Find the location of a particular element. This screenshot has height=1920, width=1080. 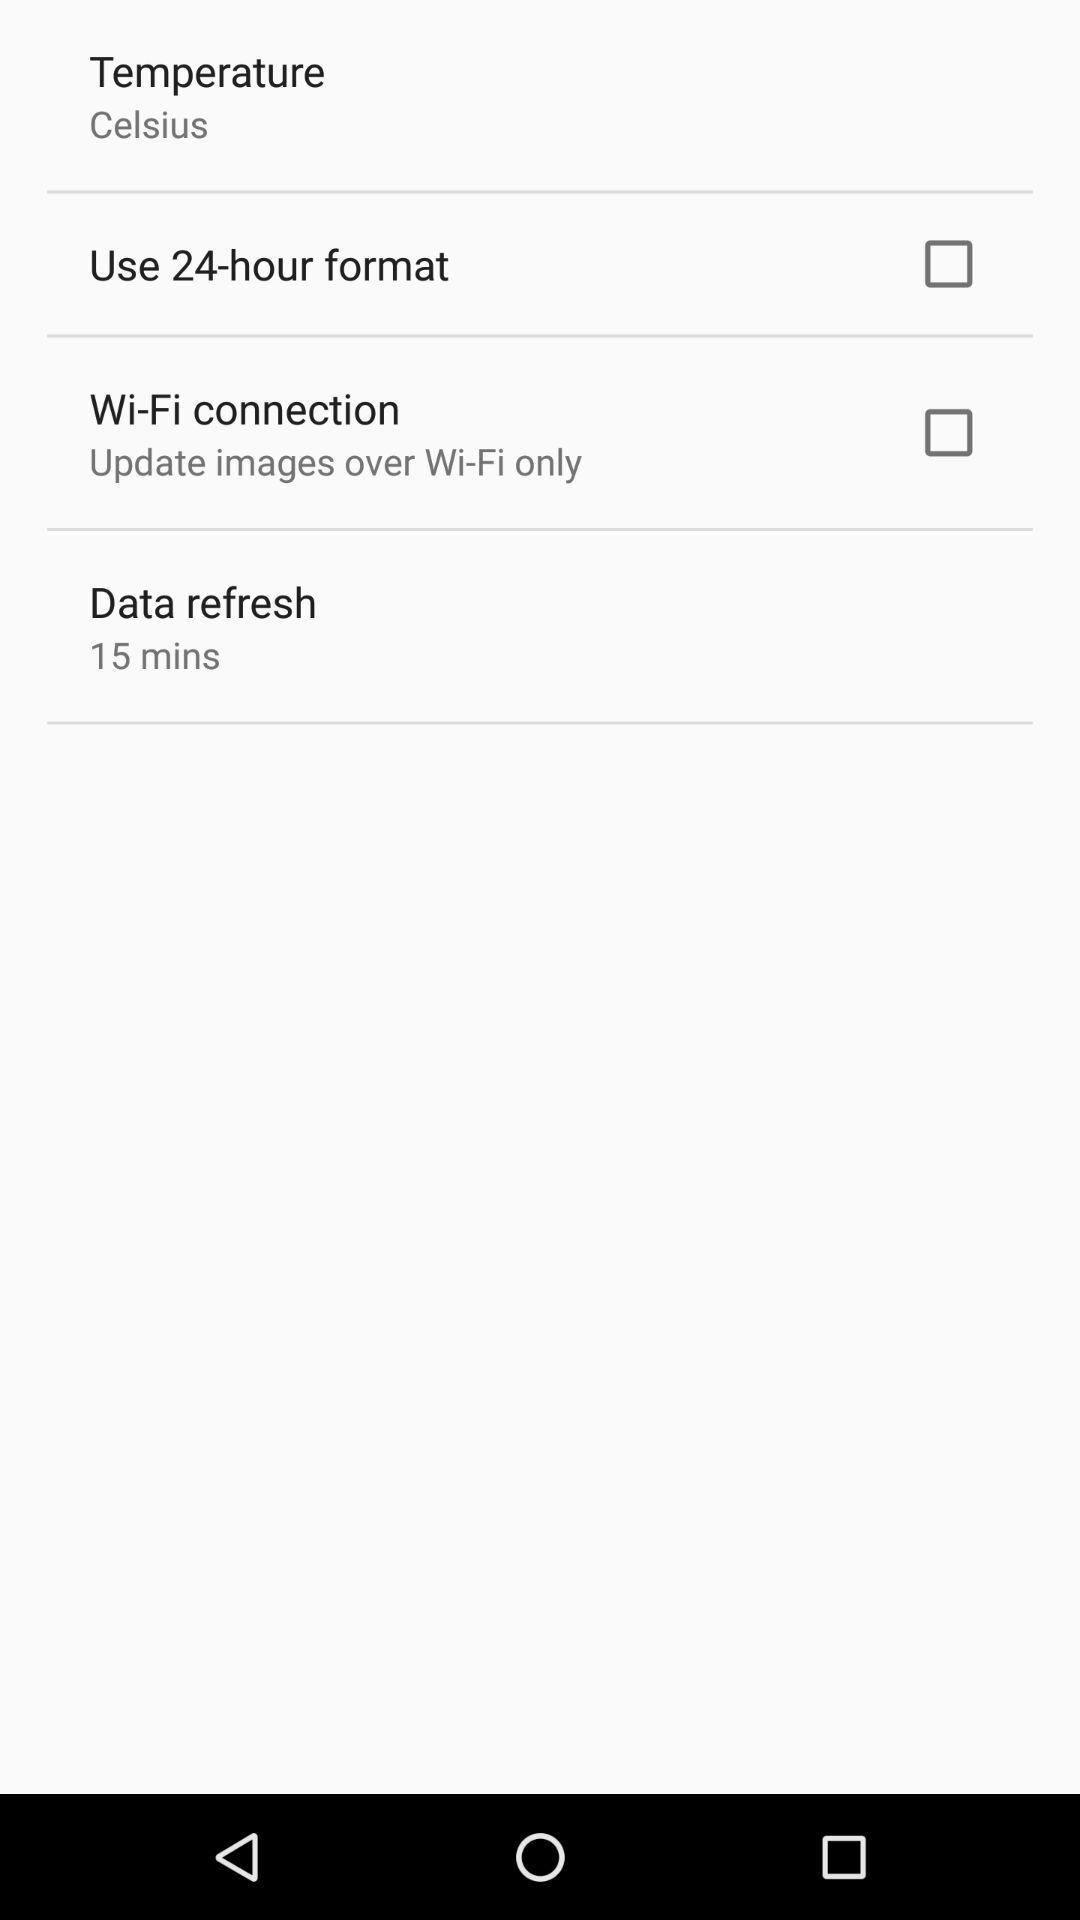

item below the celsius icon is located at coordinates (268, 263).